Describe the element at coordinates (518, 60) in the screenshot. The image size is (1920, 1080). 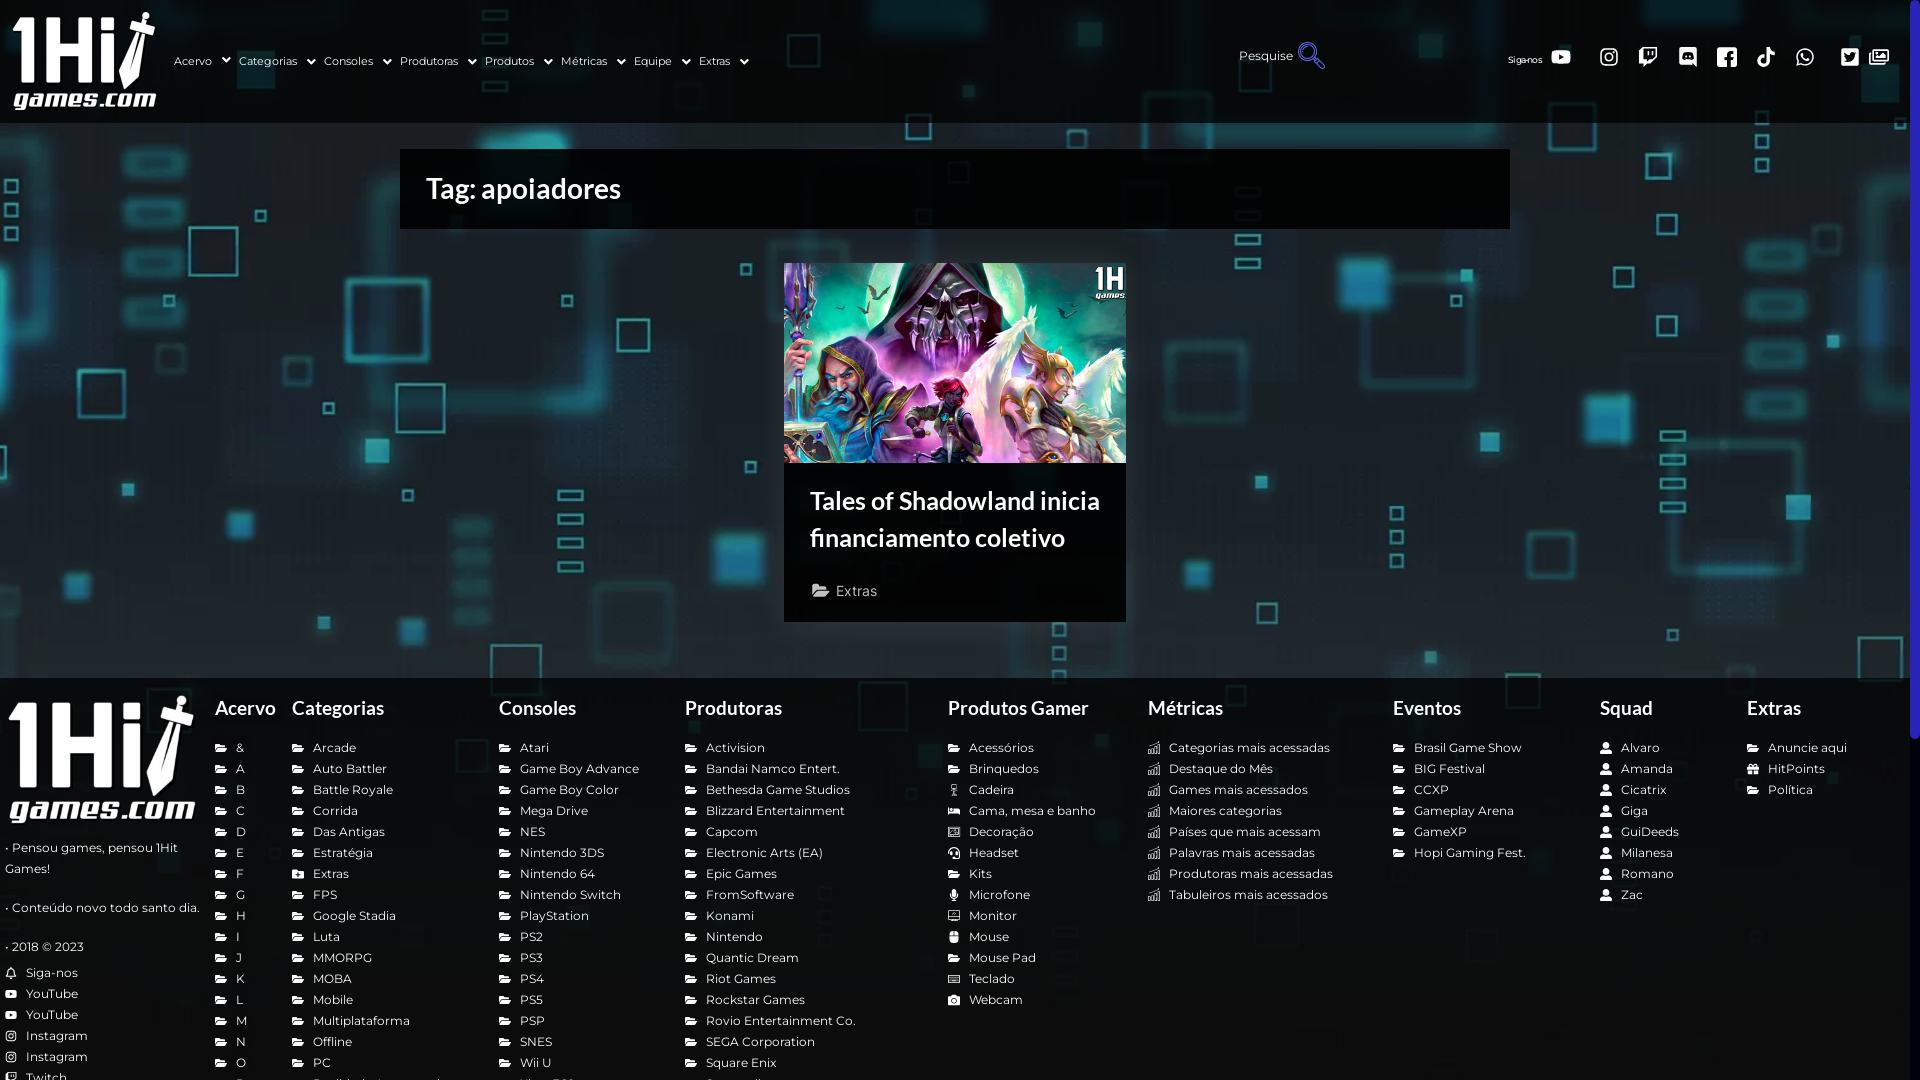
I see `'Produtos'` at that location.